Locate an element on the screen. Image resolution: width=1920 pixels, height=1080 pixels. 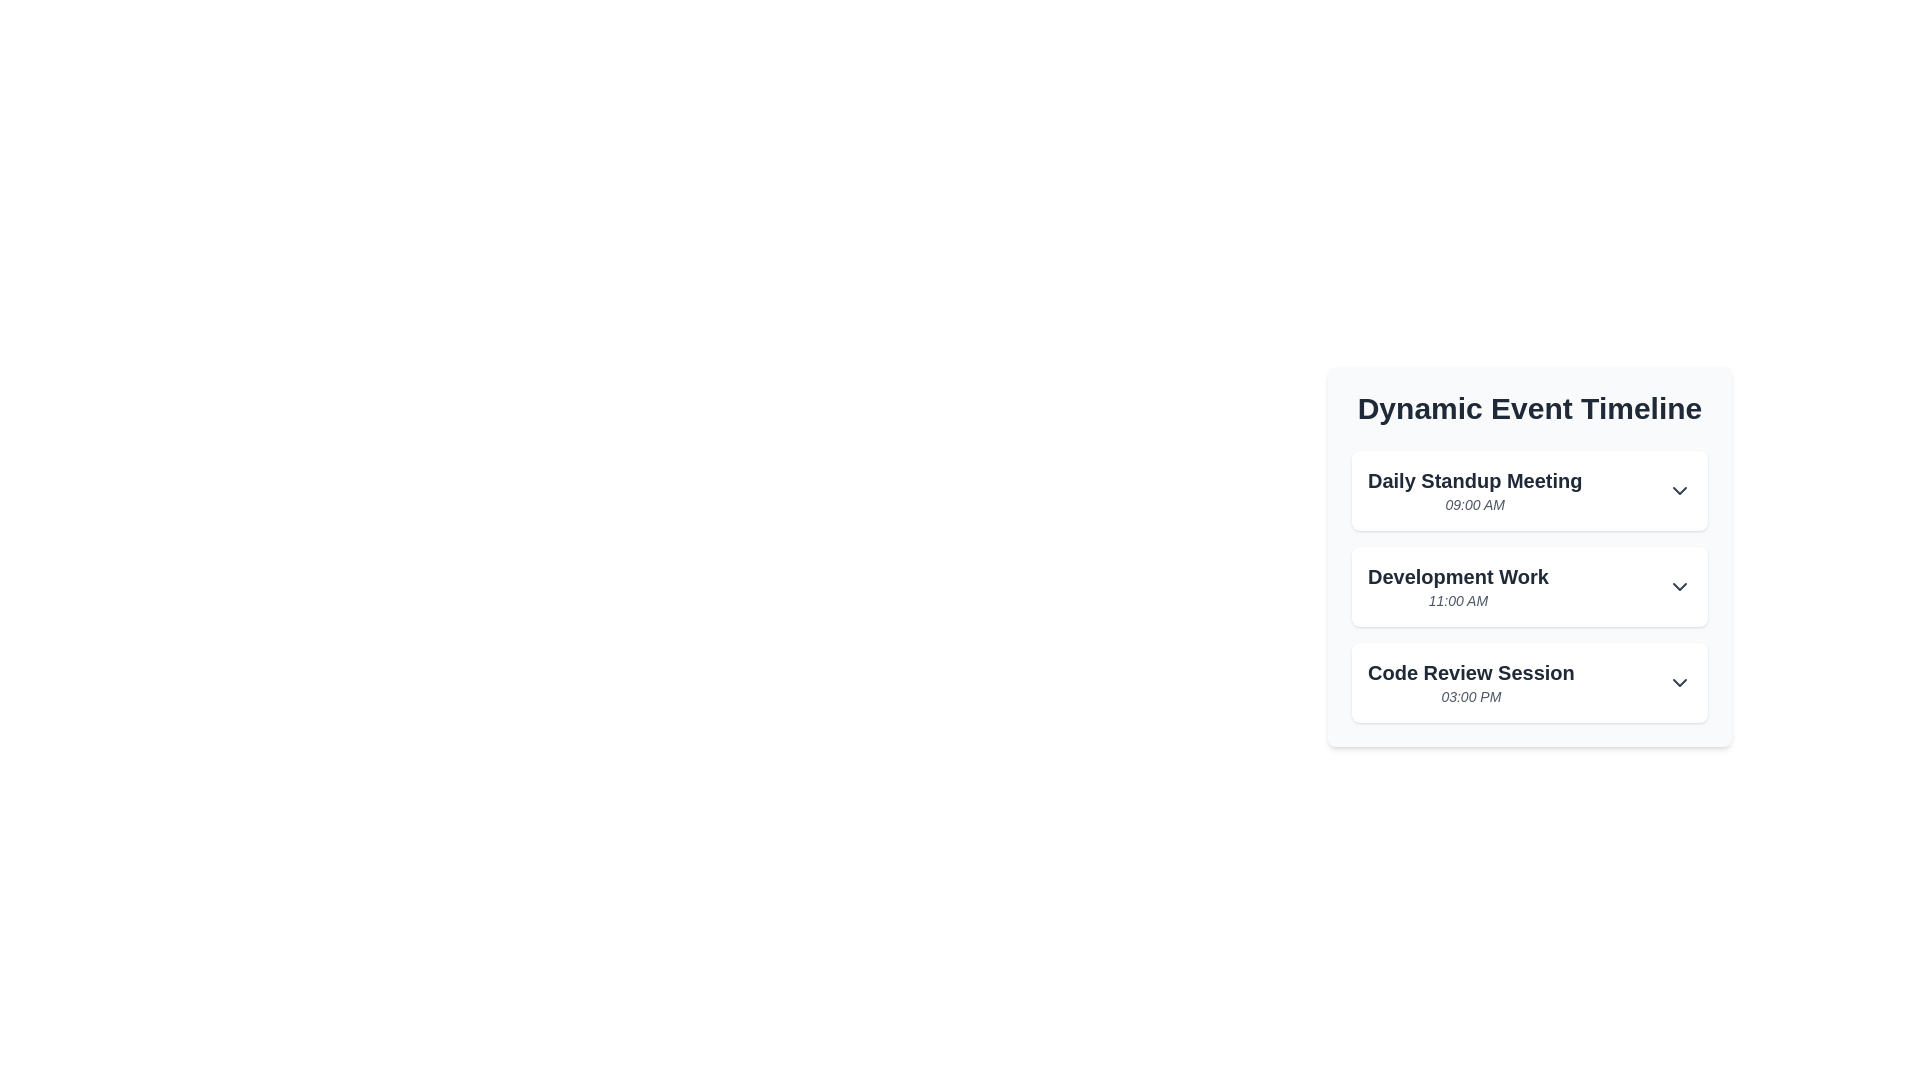
the Timeline Event Entry with the bold text 'Development Work' is located at coordinates (1529, 585).